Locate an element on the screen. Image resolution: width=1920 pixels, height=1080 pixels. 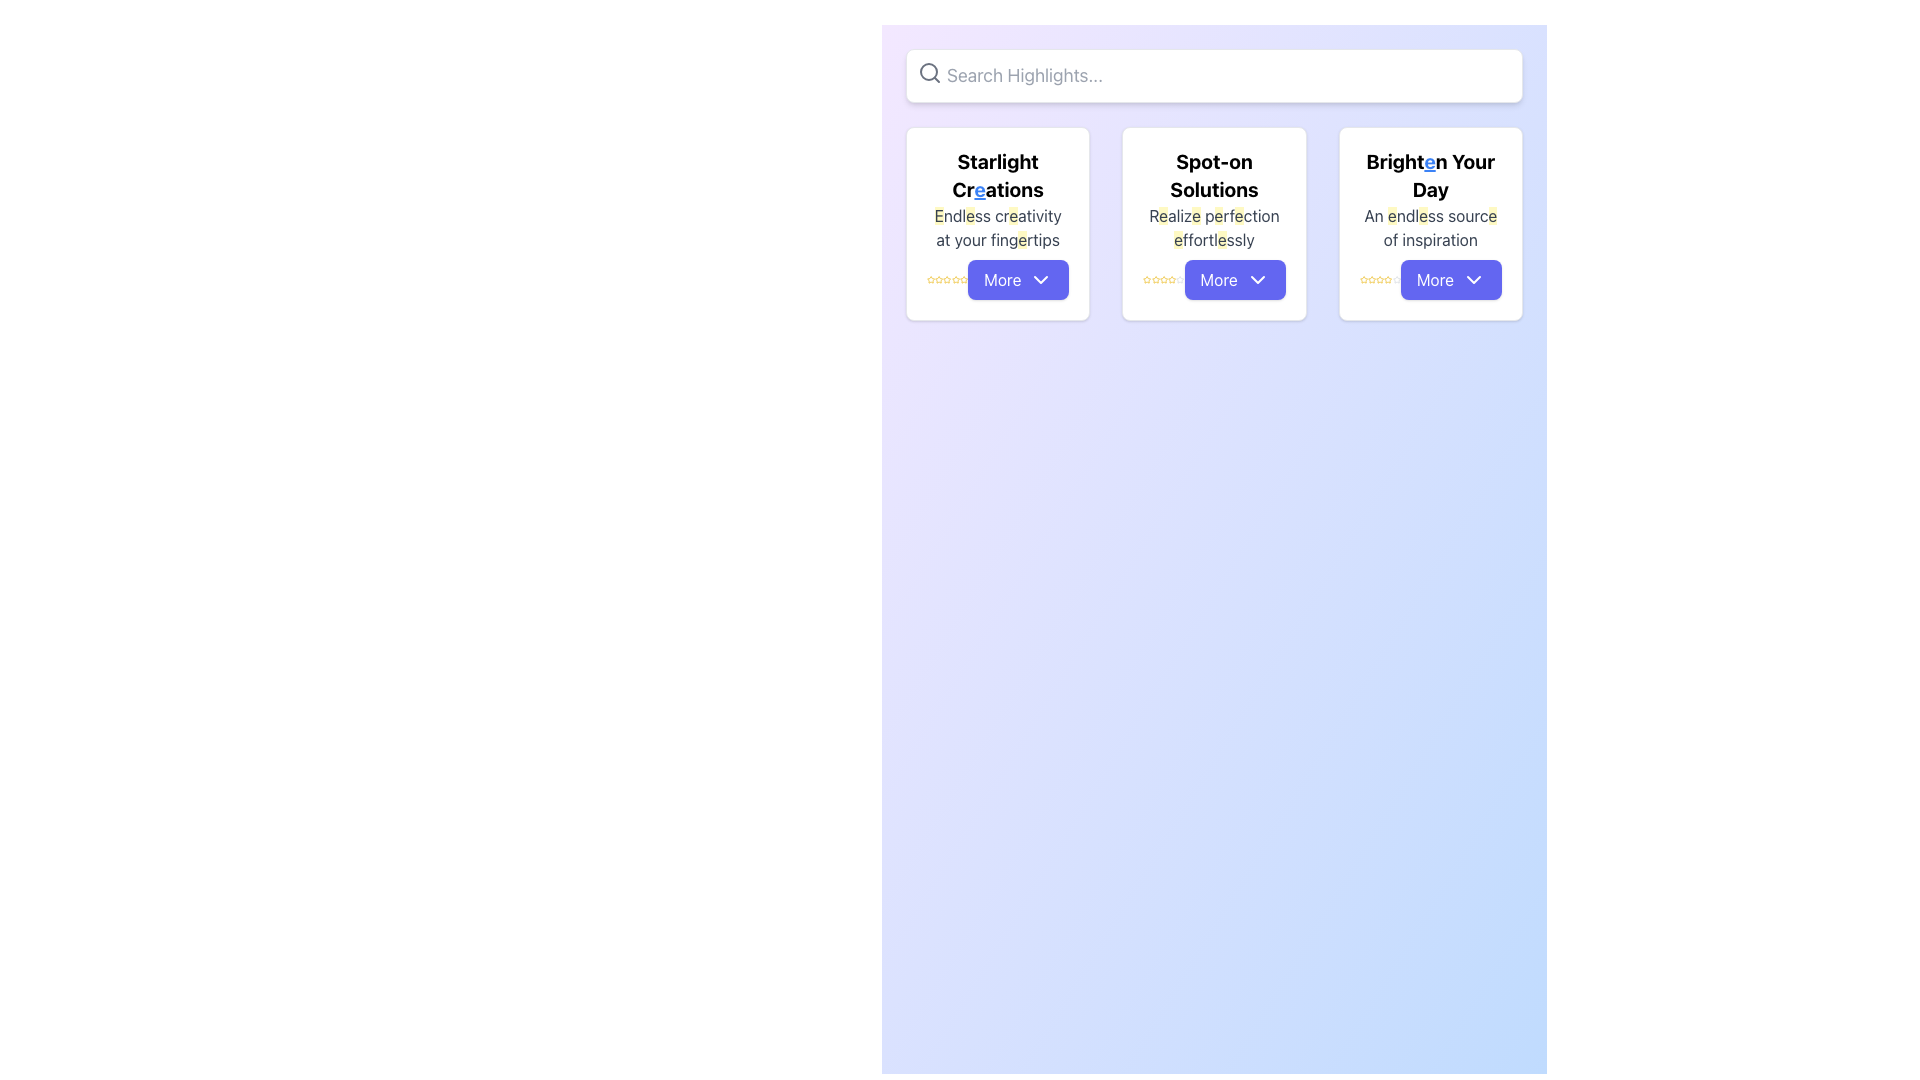
the highlighted lowercase letter 'e' with a yellow background in the word 'creativity' of the phrase 'Endless creativity at your fingertips' on the first card under 'Starlight Creations' is located at coordinates (1013, 216).